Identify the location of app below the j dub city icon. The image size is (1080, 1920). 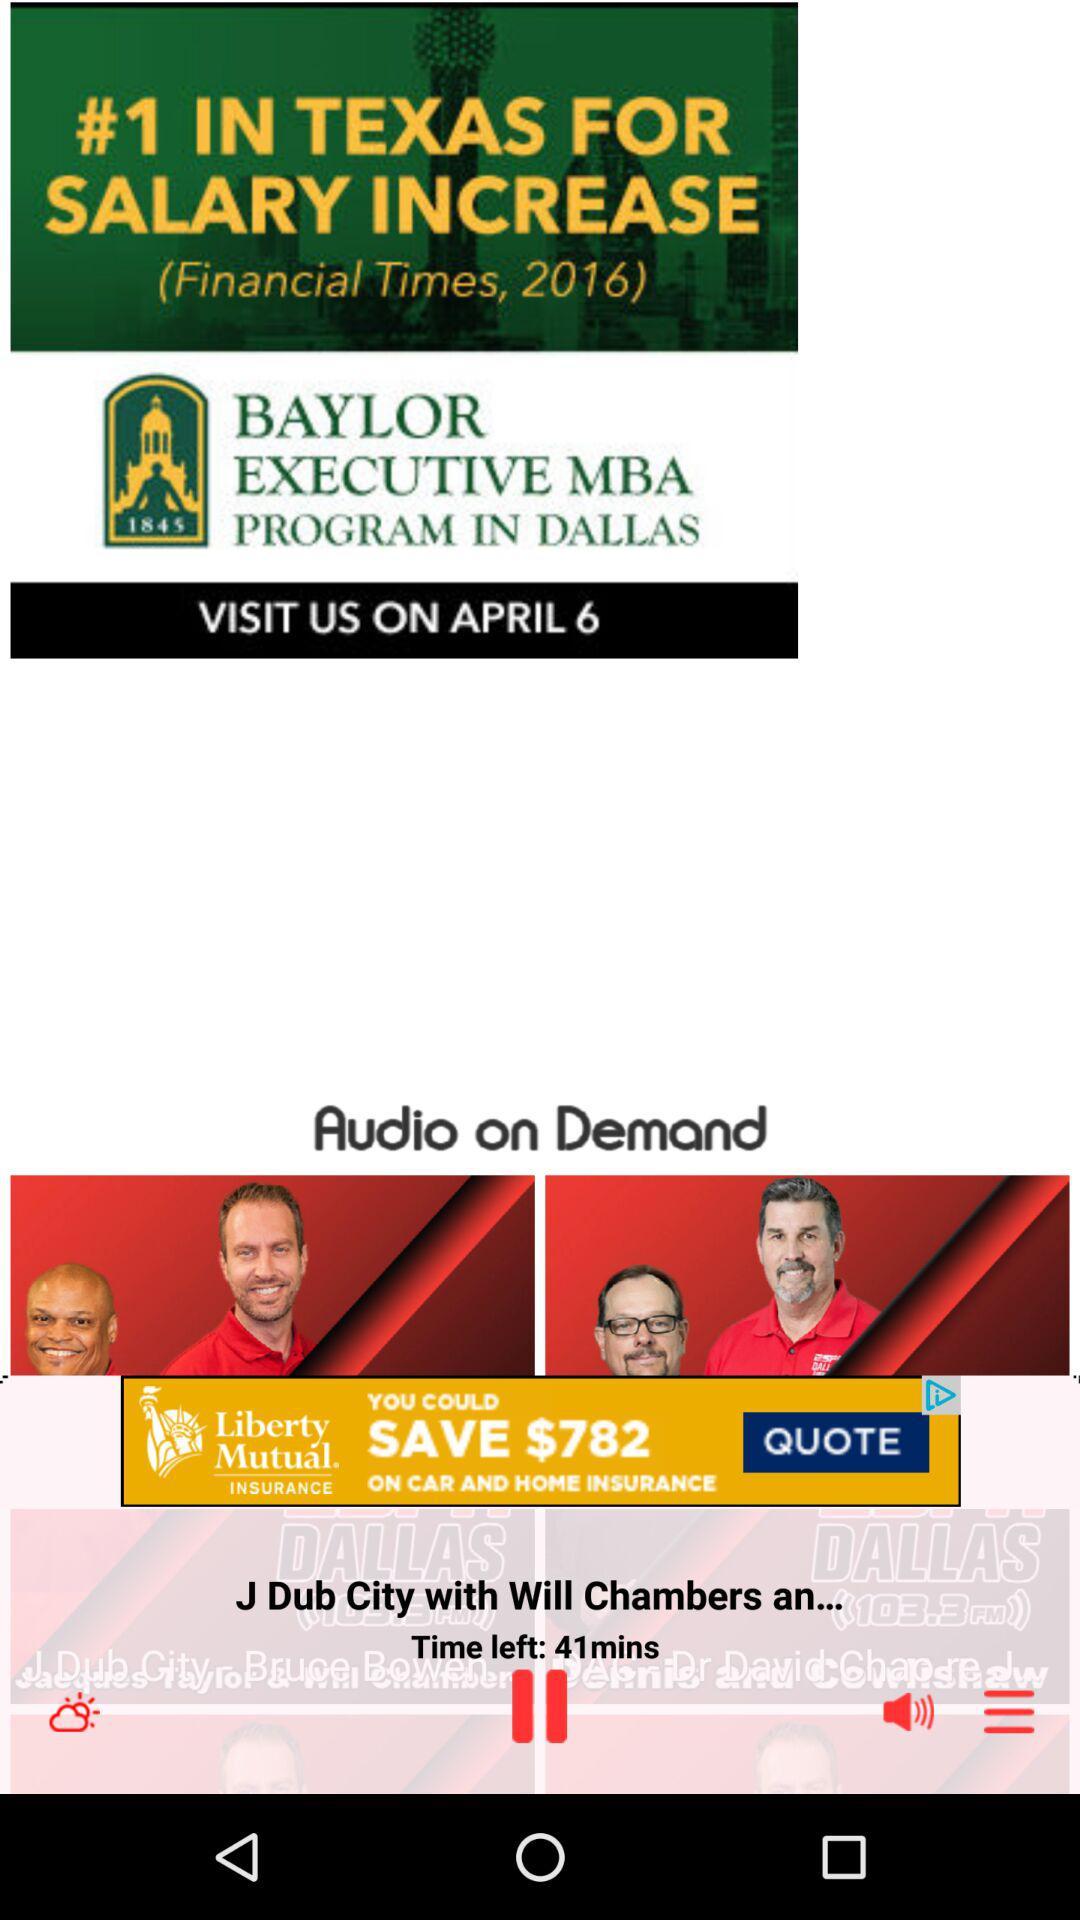
(806, 1665).